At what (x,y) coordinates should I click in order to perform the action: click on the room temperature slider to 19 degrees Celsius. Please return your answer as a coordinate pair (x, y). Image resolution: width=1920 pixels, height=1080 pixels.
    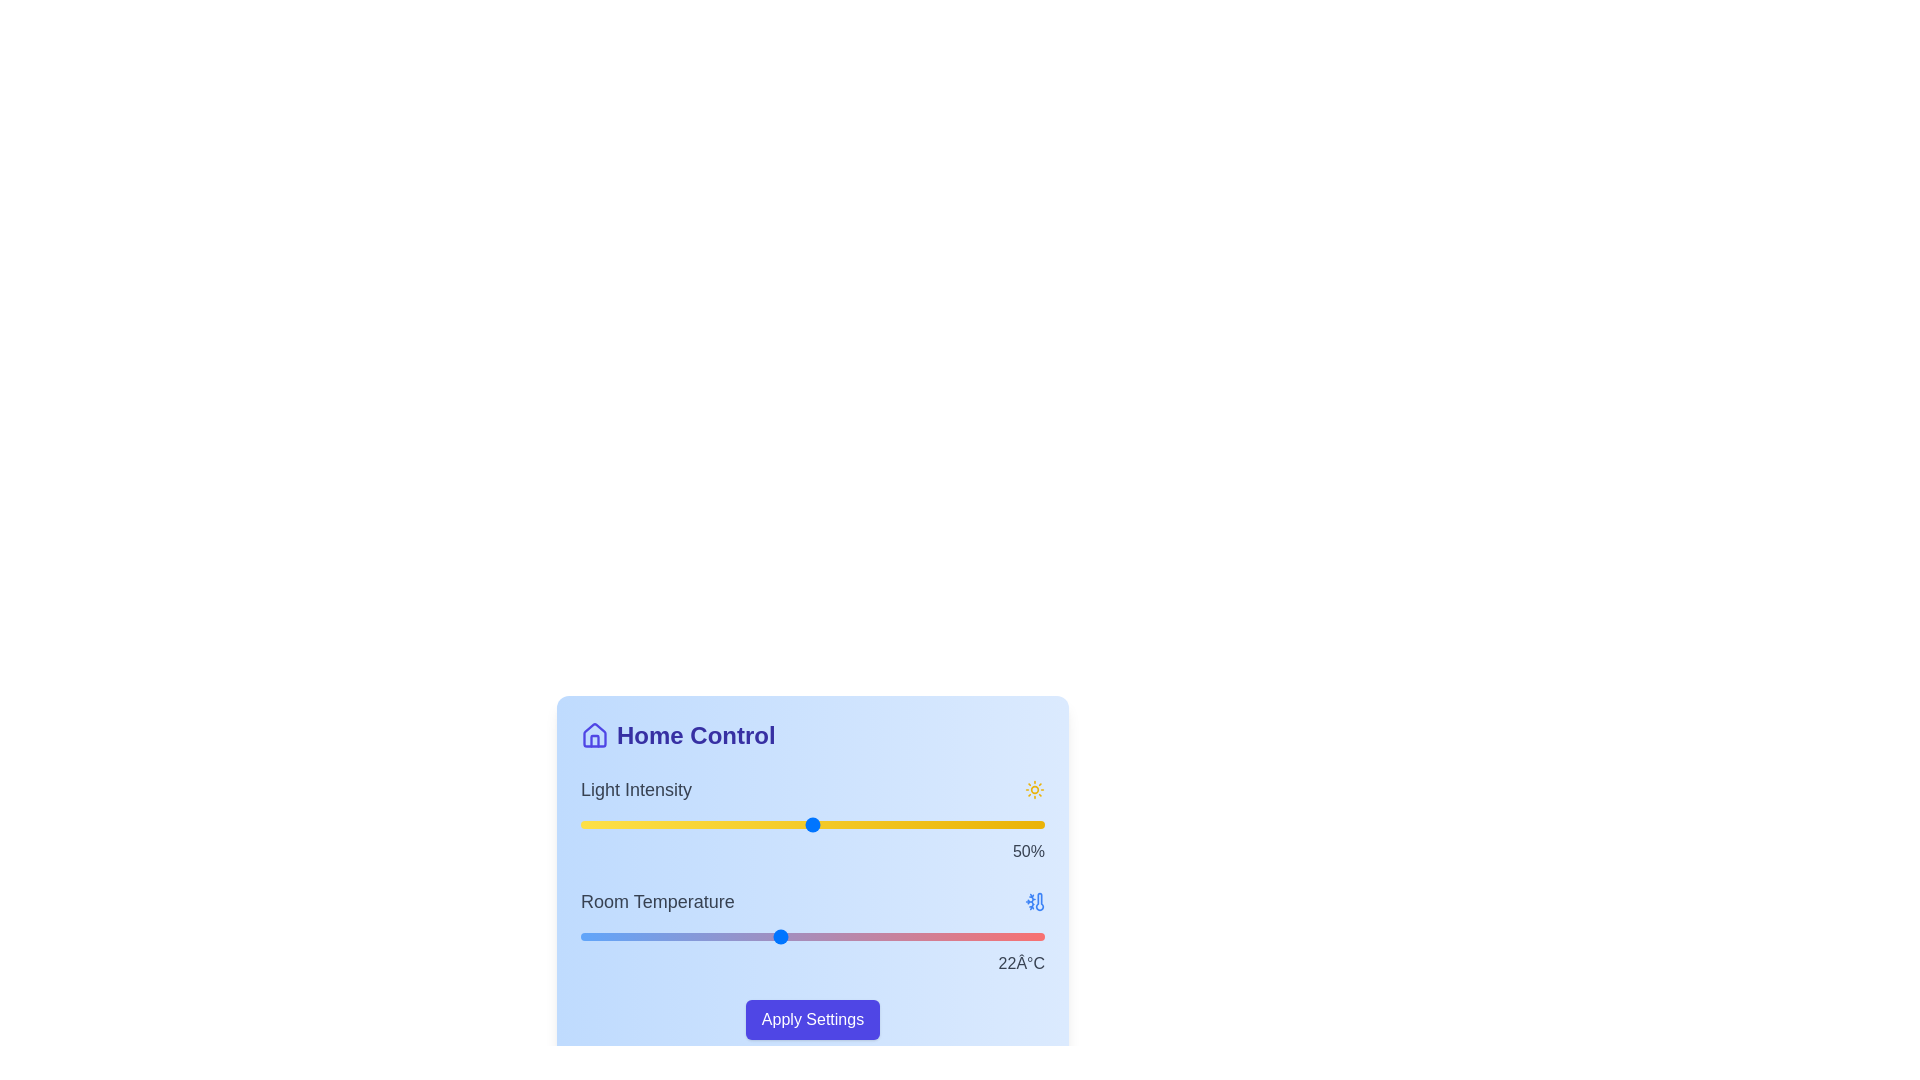
    Looking at the image, I should click on (680, 937).